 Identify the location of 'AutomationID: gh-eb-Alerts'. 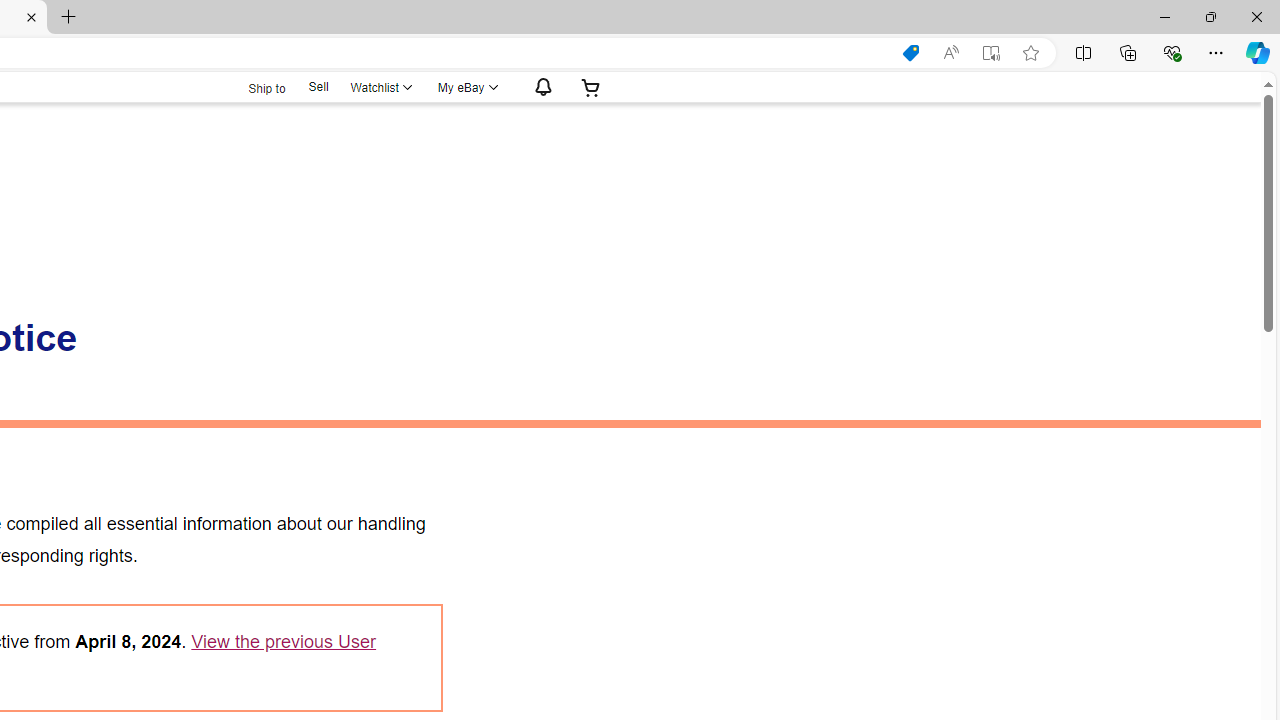
(540, 86).